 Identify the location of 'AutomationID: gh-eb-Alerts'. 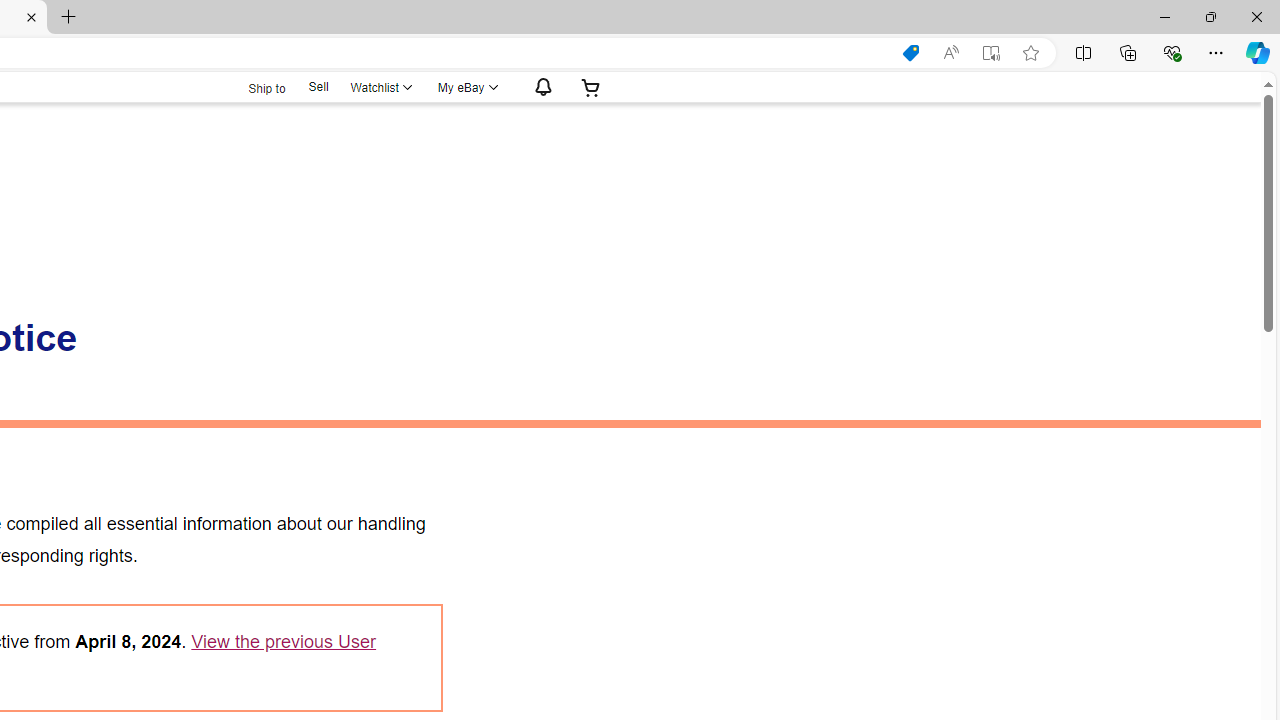
(540, 86).